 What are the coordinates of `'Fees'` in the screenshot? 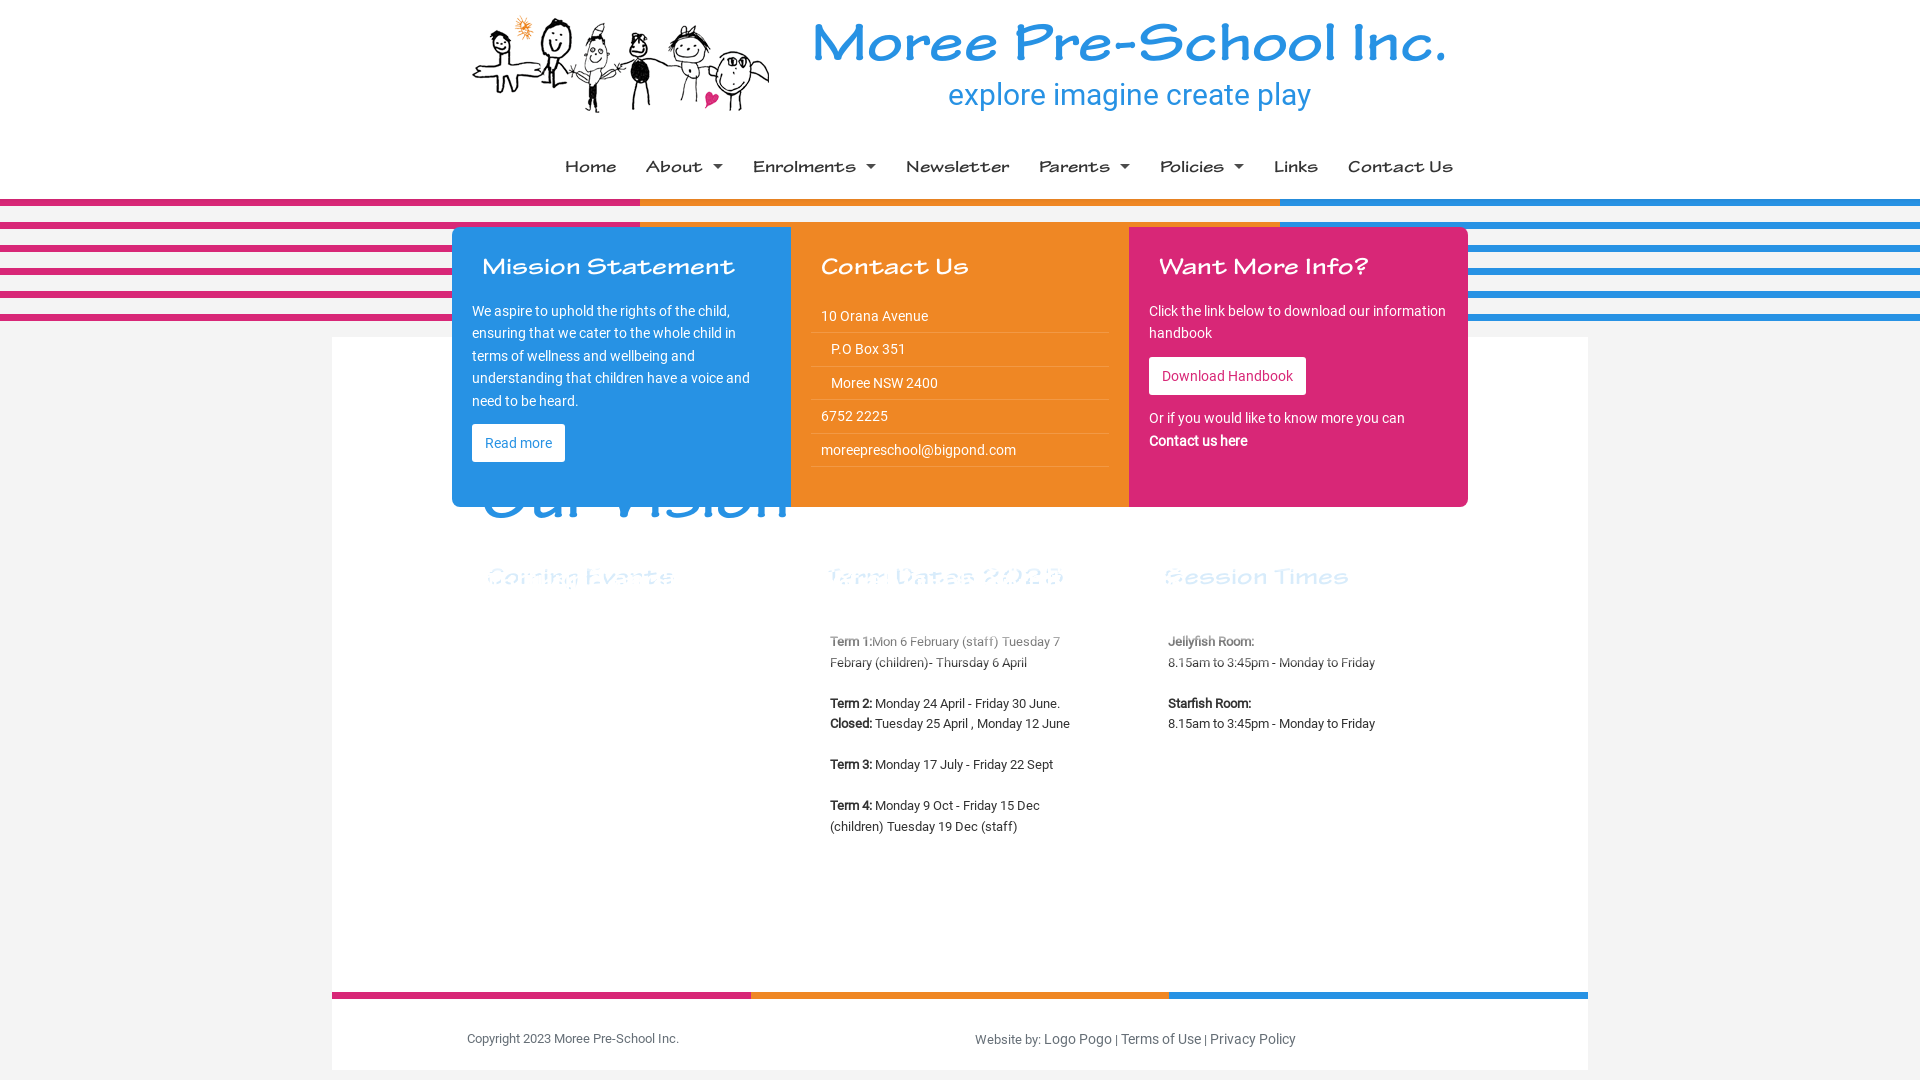 It's located at (814, 211).